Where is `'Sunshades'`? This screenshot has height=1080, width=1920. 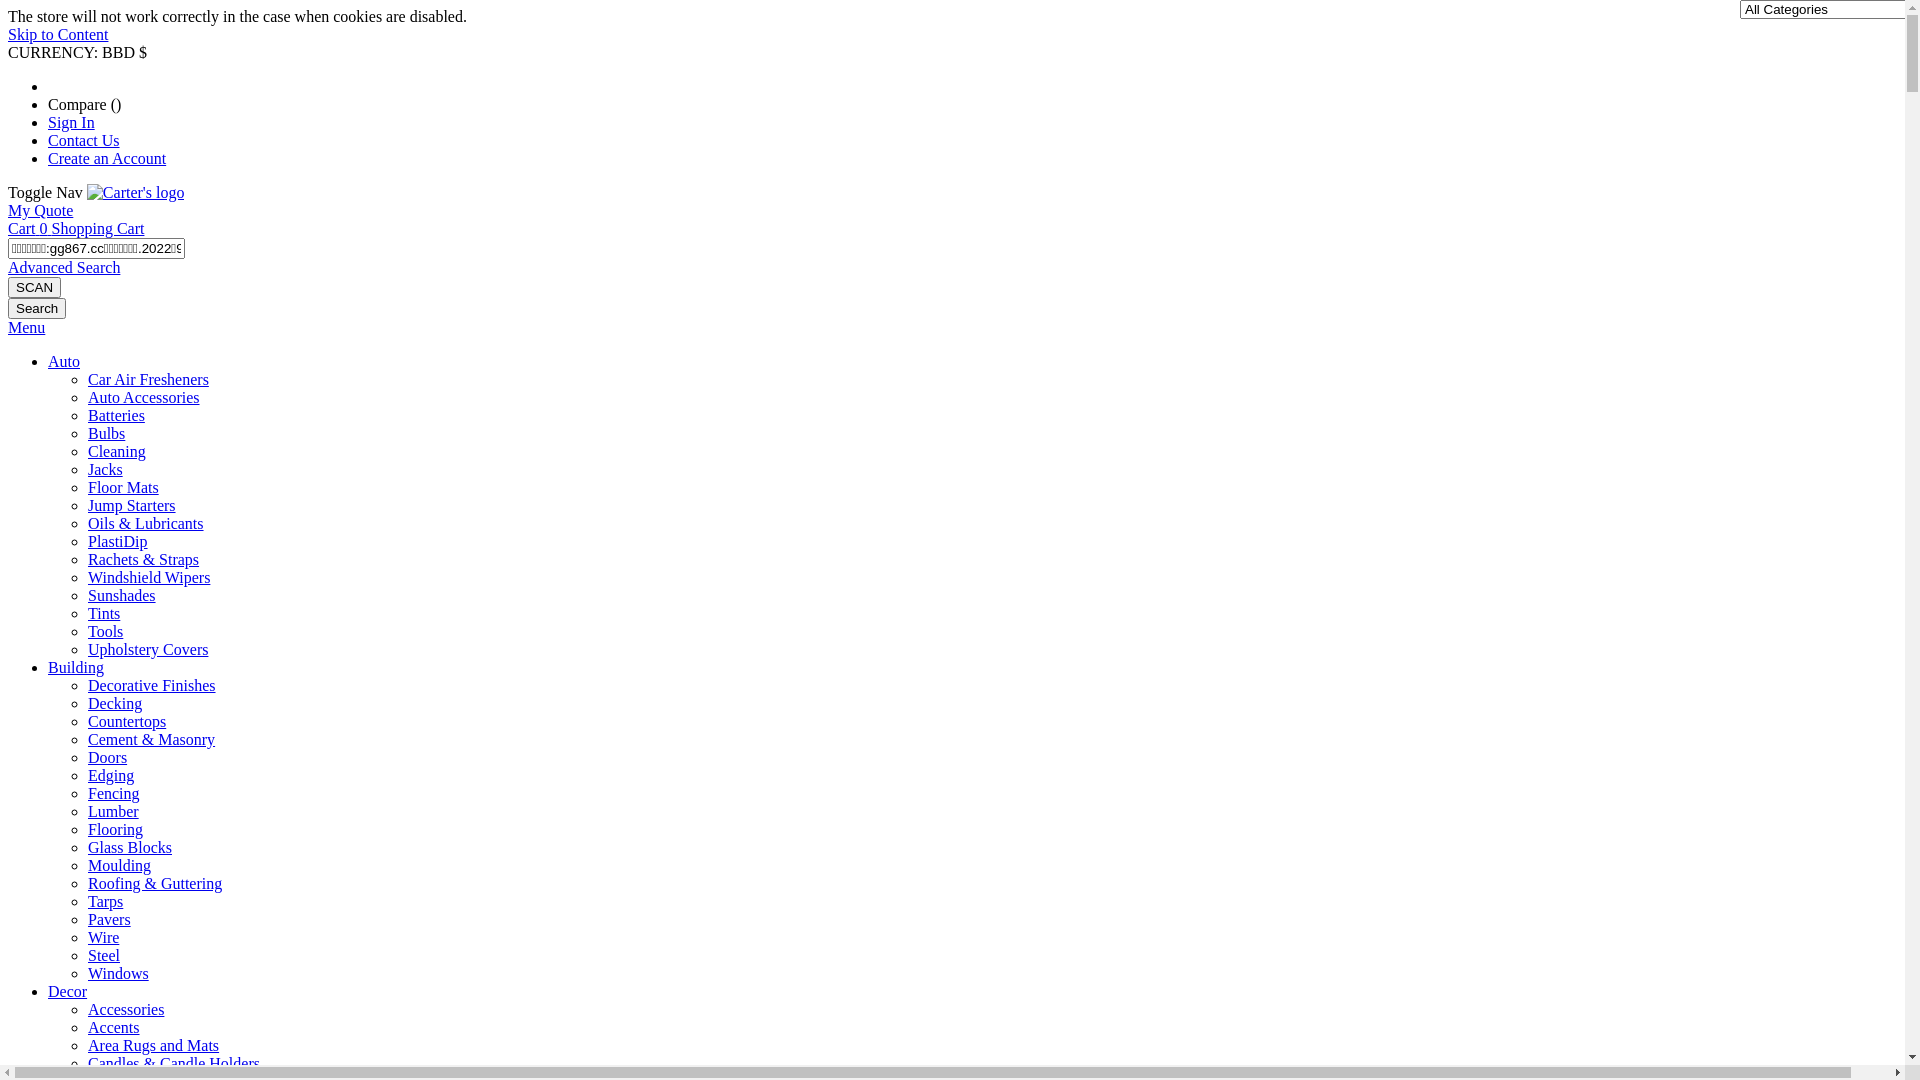 'Sunshades' is located at coordinates (120, 594).